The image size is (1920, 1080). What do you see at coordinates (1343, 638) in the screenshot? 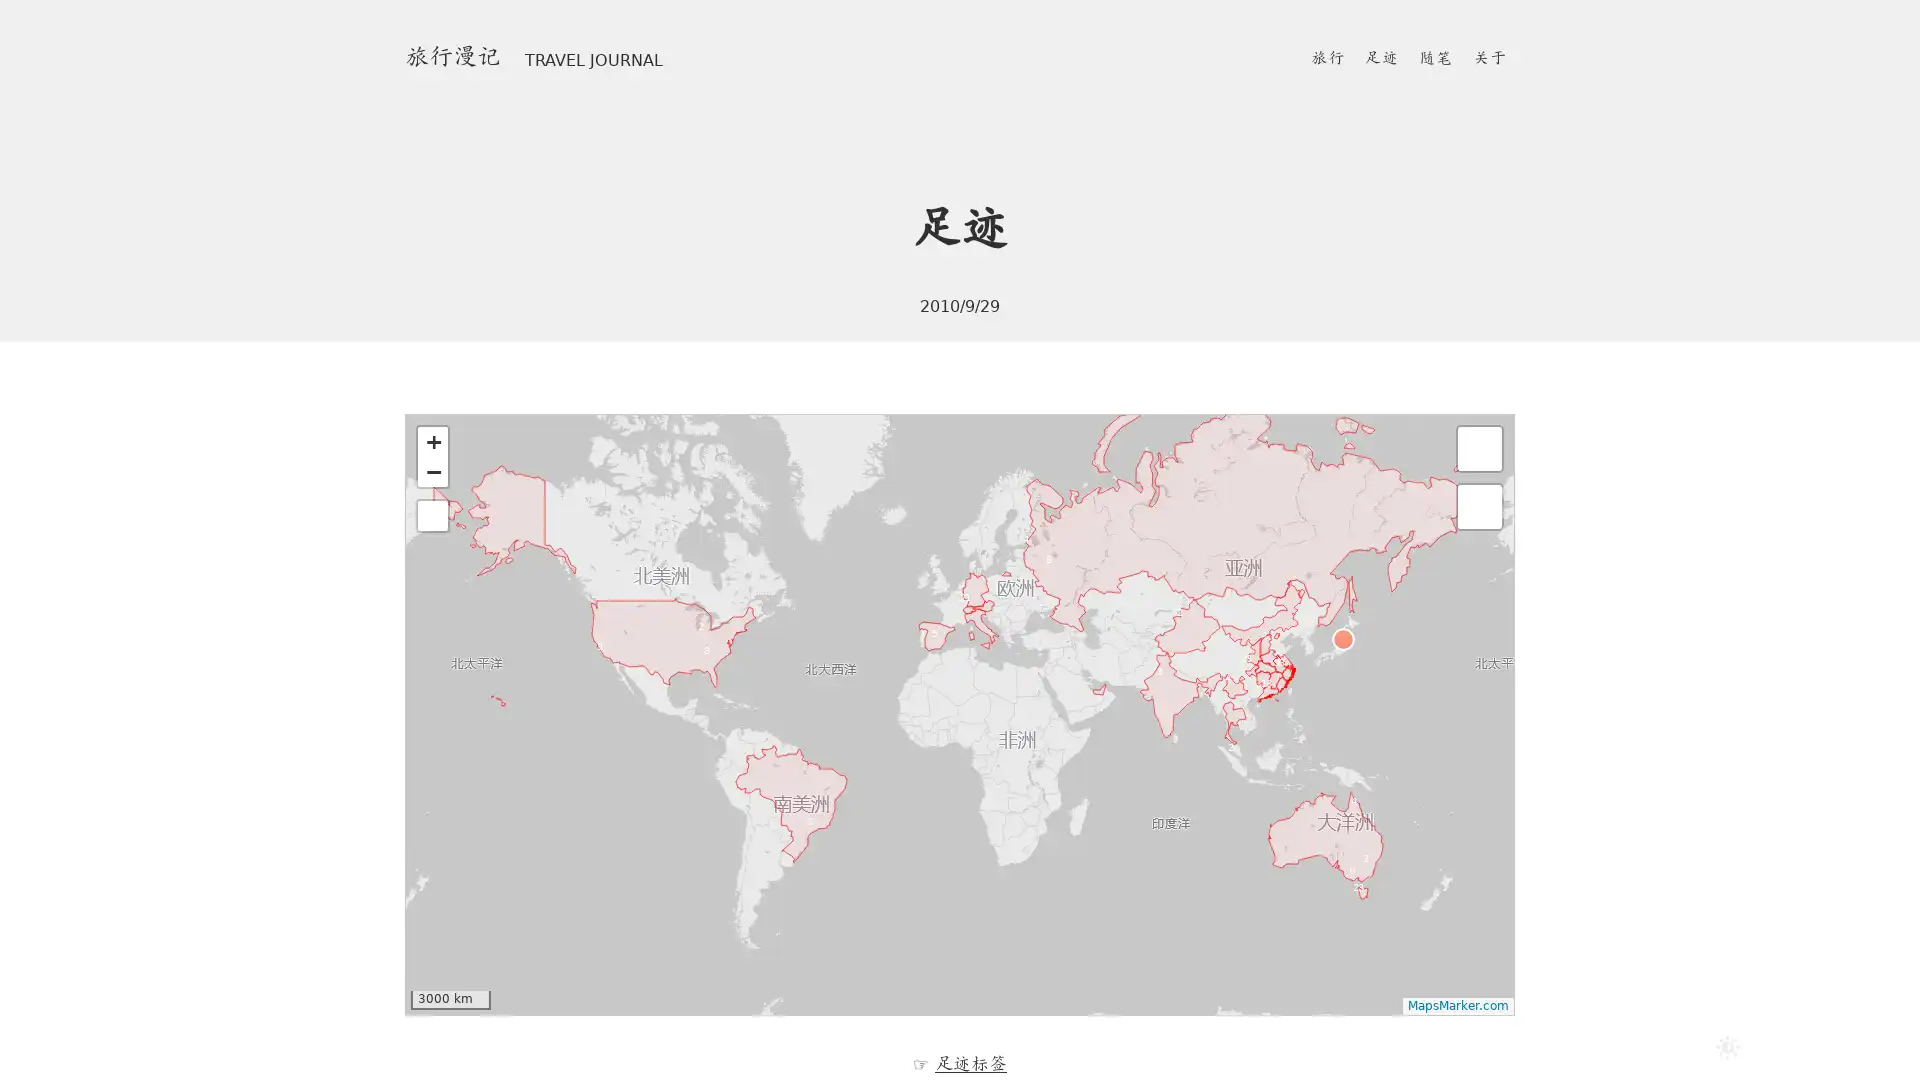
I see `Marker` at bounding box center [1343, 638].